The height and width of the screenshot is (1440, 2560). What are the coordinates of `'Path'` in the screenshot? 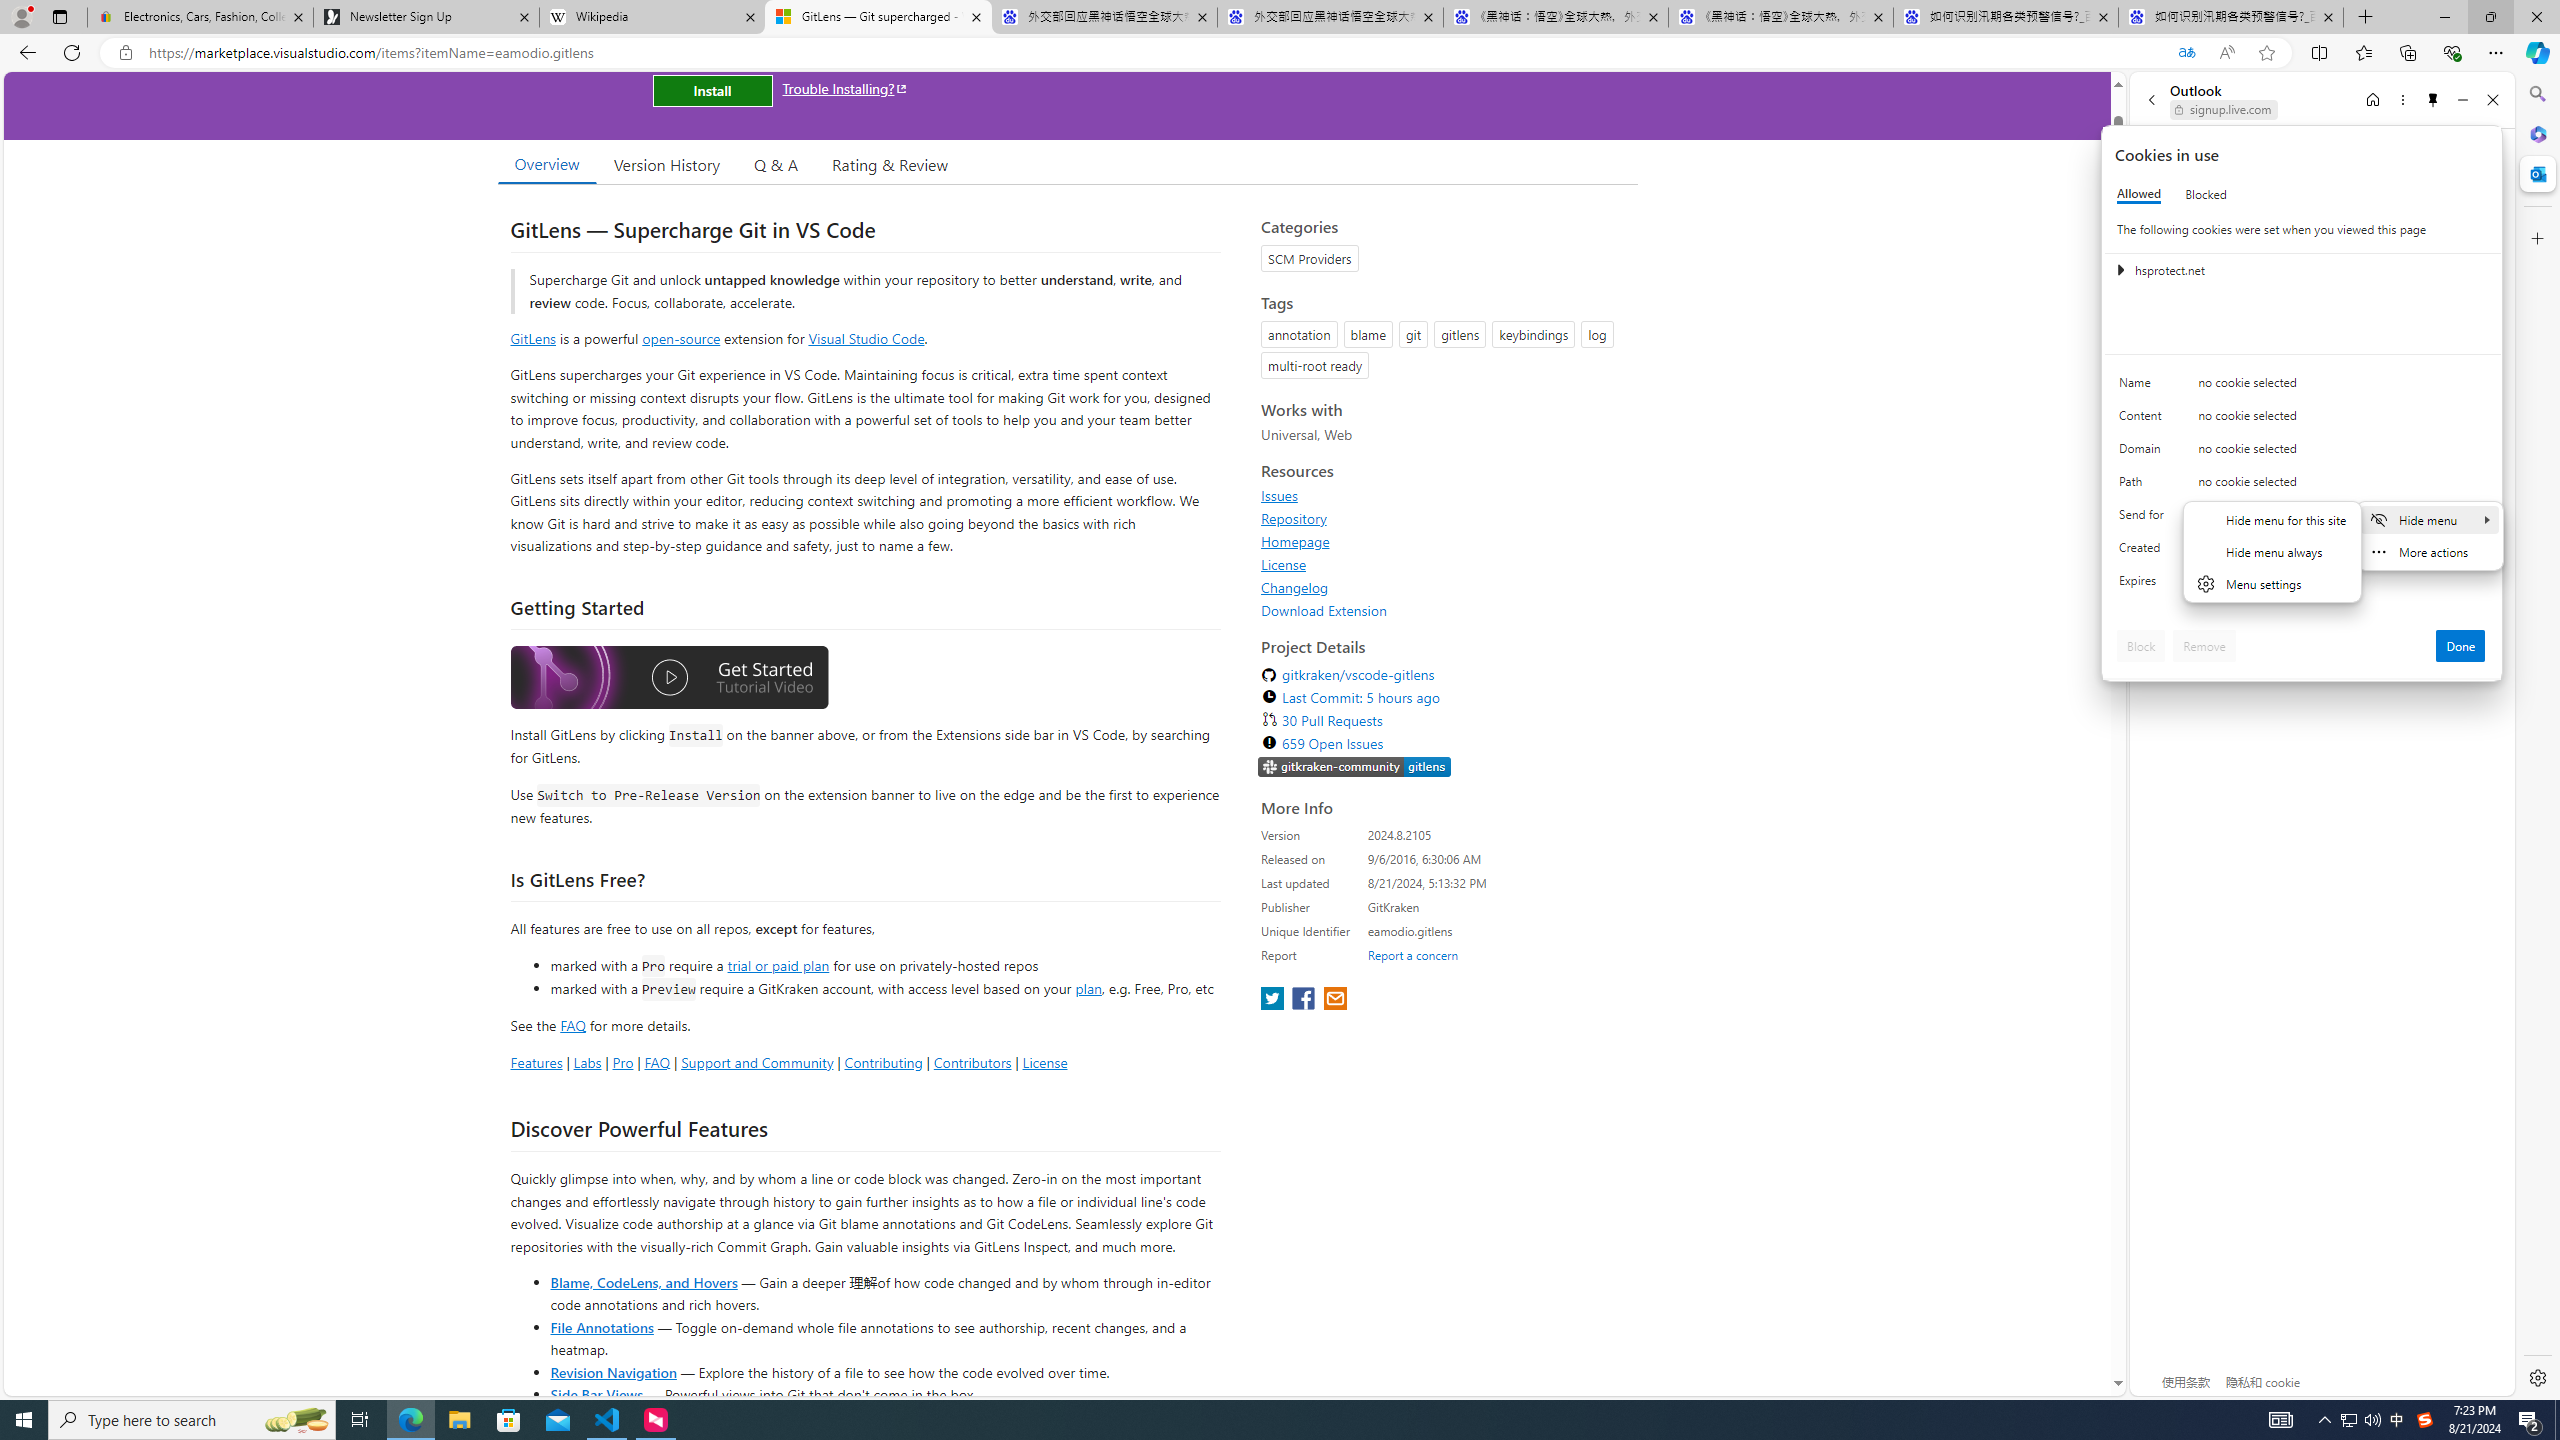 It's located at (2144, 486).